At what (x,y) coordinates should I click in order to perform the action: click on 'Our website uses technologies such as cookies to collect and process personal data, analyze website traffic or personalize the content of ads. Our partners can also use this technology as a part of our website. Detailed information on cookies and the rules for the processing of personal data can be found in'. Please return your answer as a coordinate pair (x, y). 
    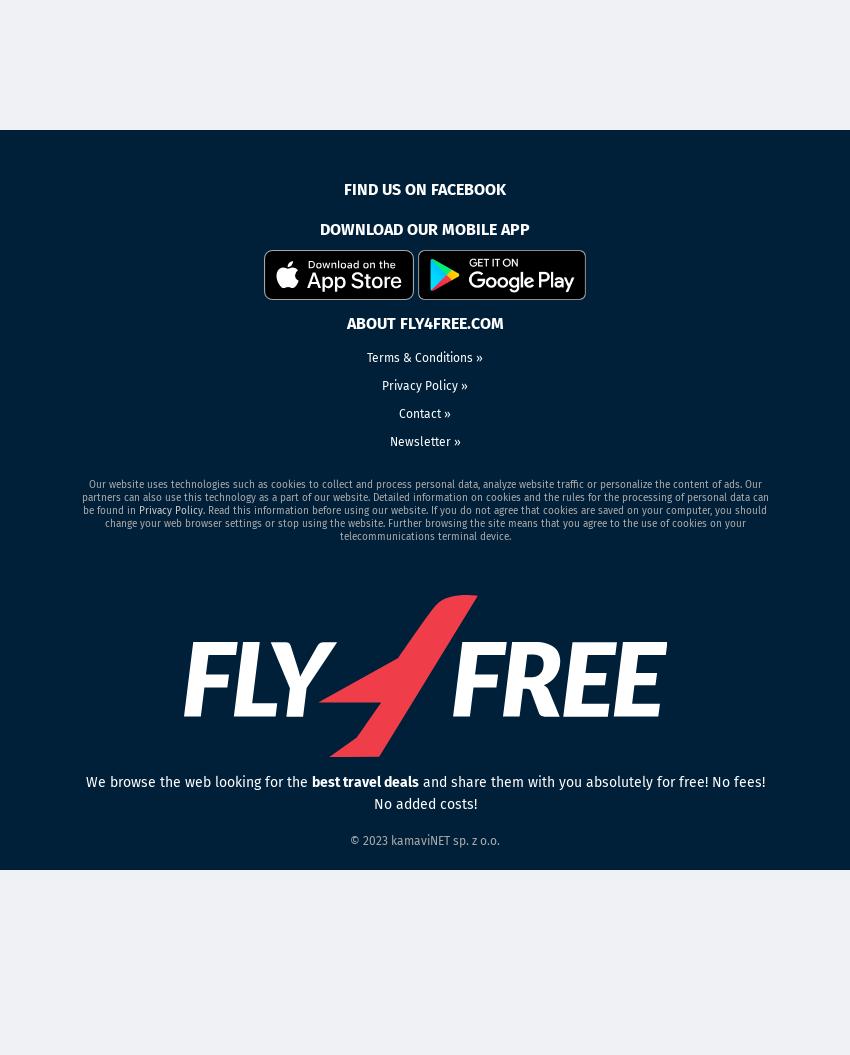
    Looking at the image, I should click on (424, 497).